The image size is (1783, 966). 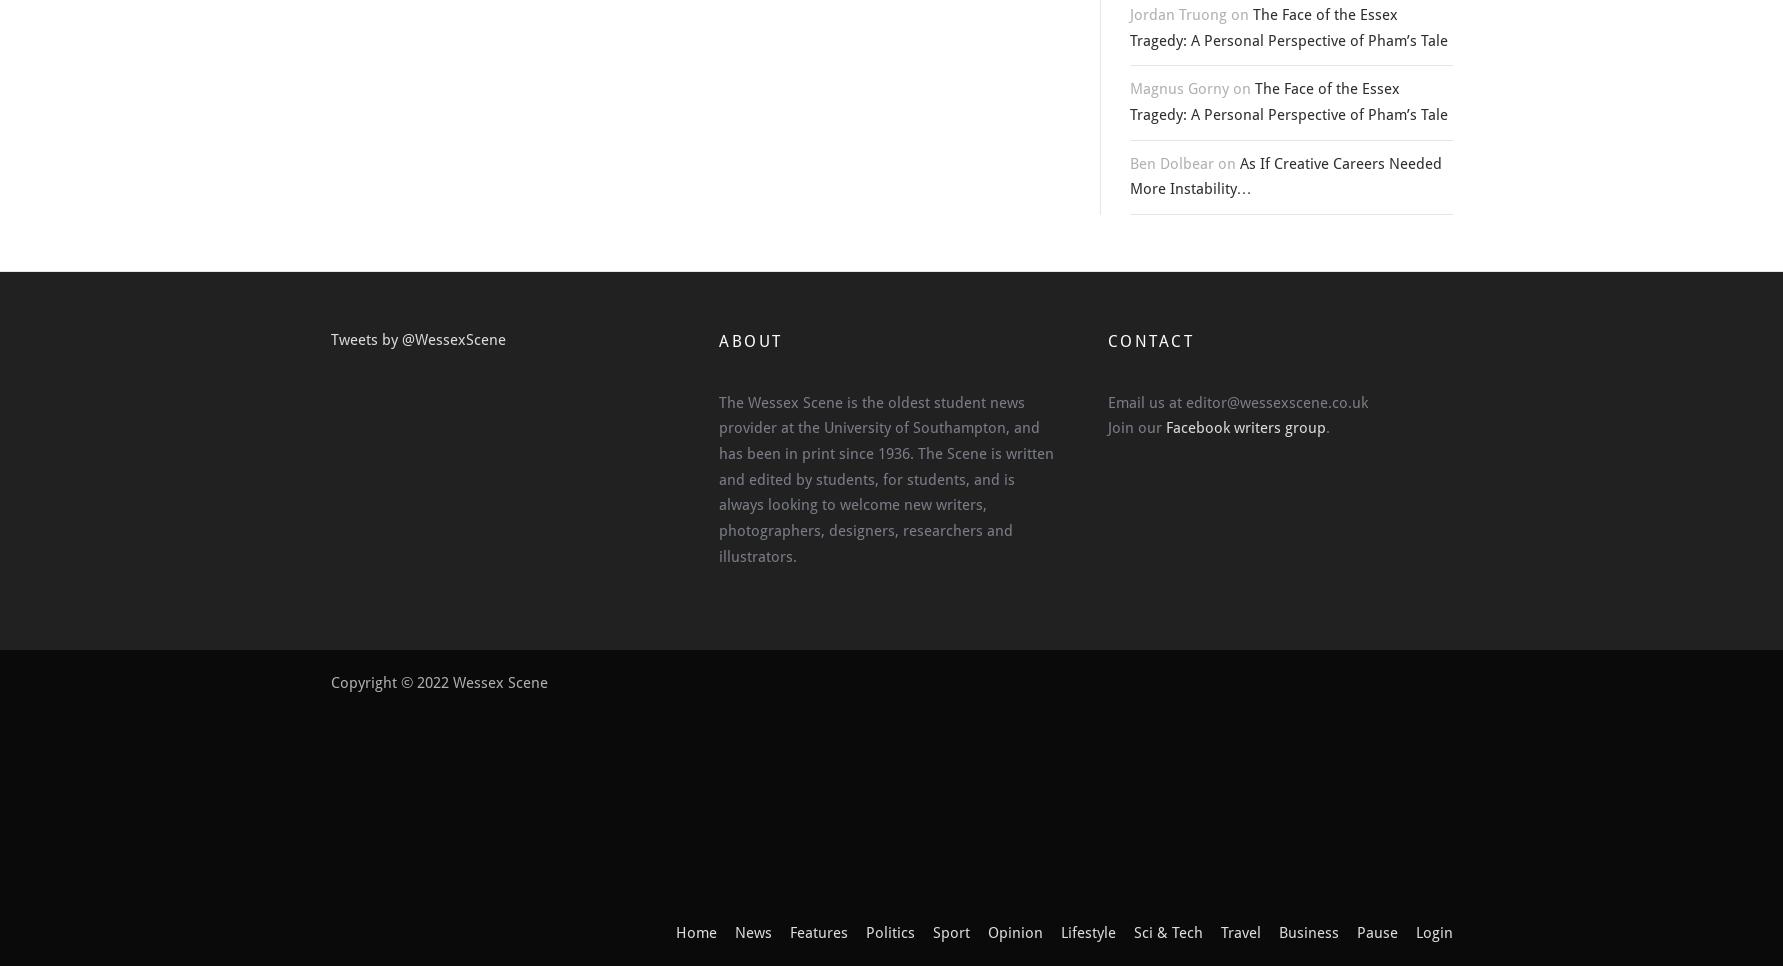 I want to click on '.', so click(x=1326, y=427).